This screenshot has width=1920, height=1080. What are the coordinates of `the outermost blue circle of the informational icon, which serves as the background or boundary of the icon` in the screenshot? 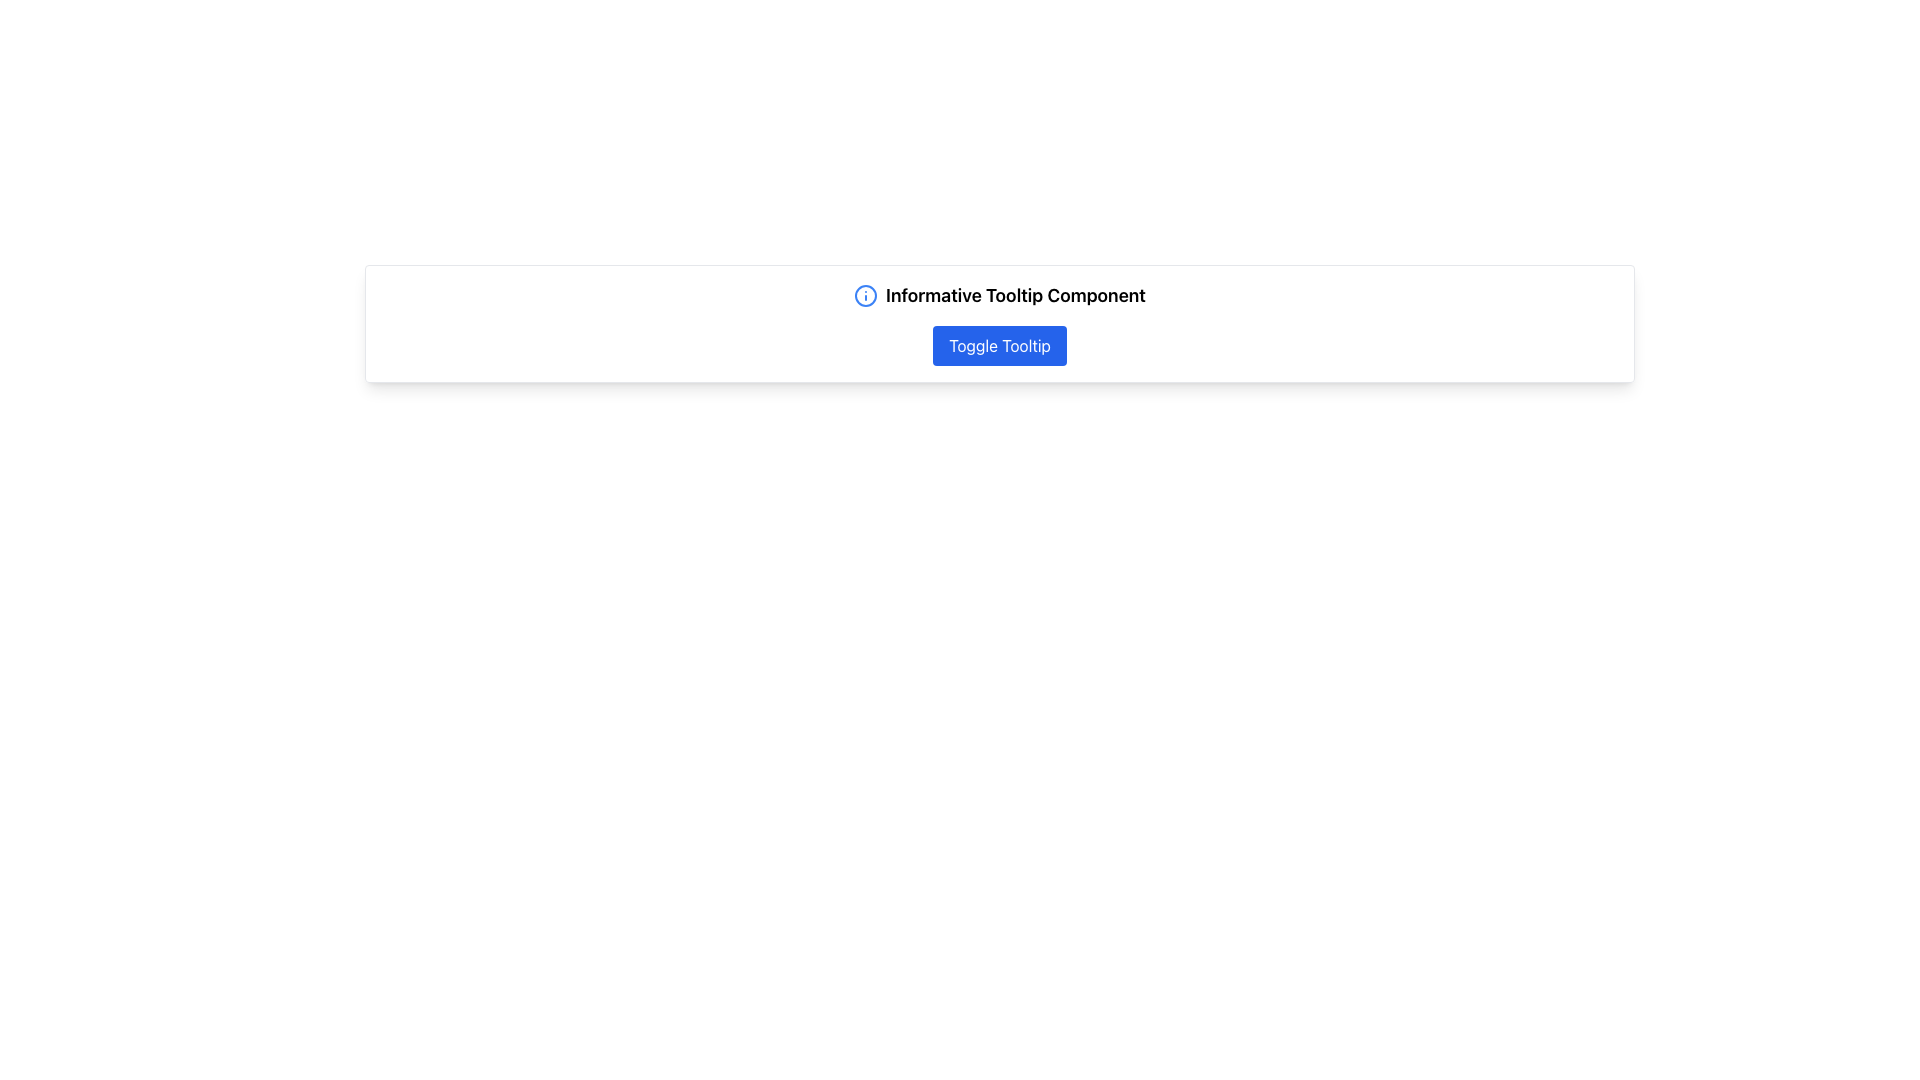 It's located at (865, 296).